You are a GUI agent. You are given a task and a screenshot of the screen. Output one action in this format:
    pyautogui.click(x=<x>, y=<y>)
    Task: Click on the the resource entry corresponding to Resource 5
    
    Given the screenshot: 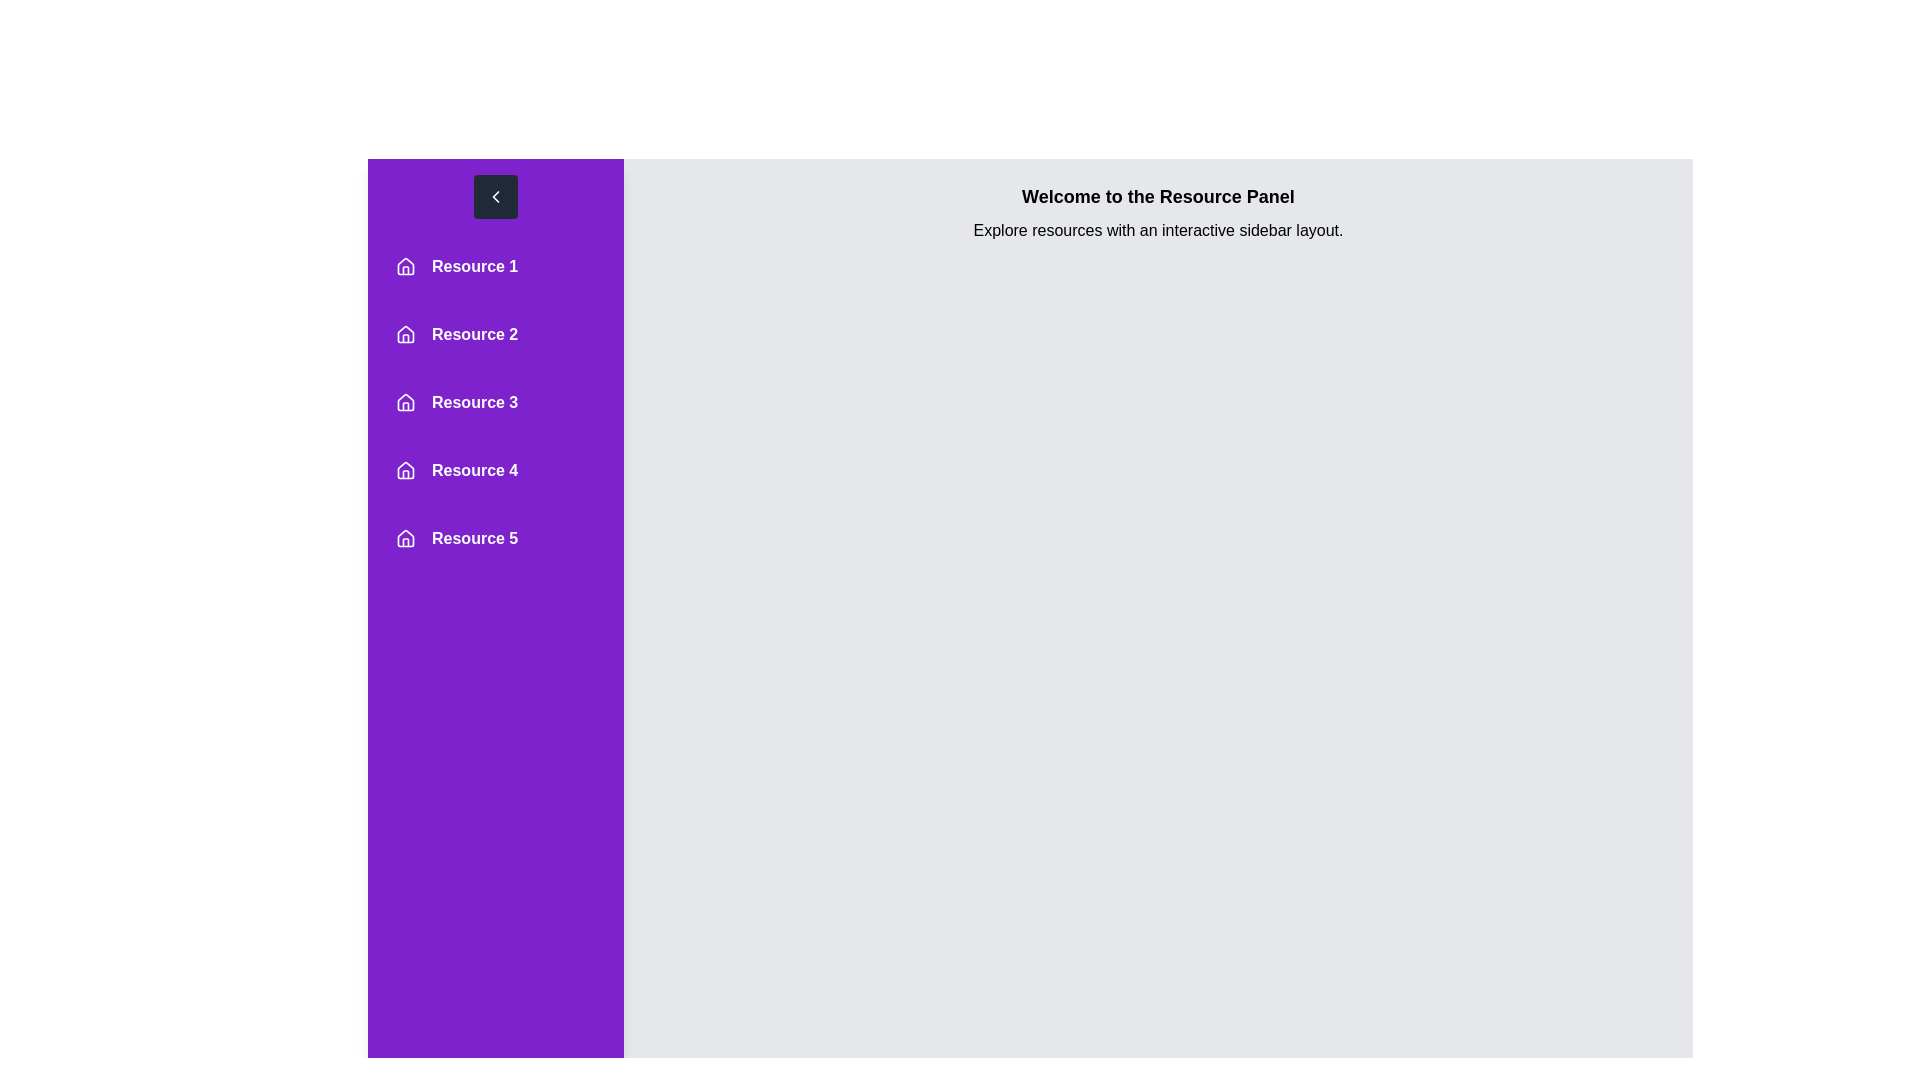 What is the action you would take?
    pyautogui.click(x=495, y=538)
    